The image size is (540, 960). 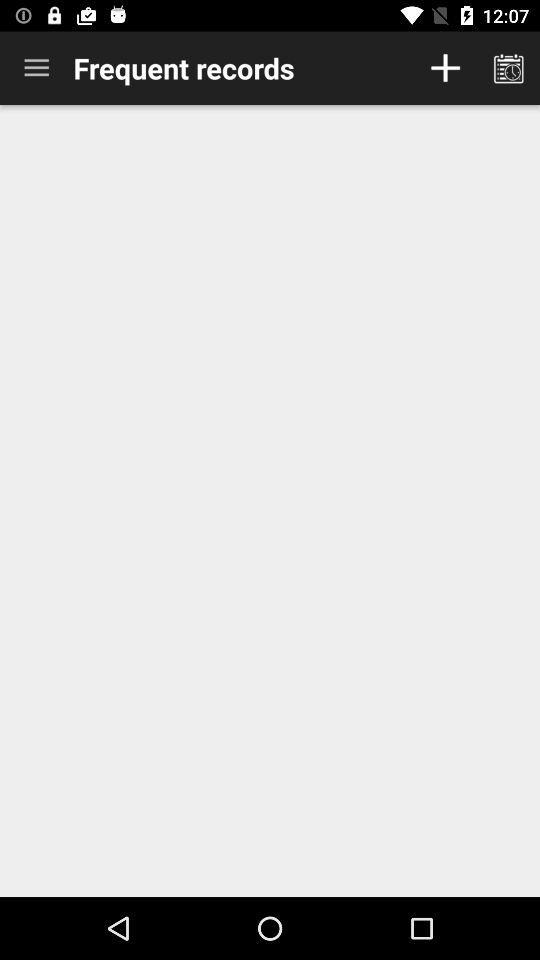 I want to click on recording, so click(x=445, y=68).